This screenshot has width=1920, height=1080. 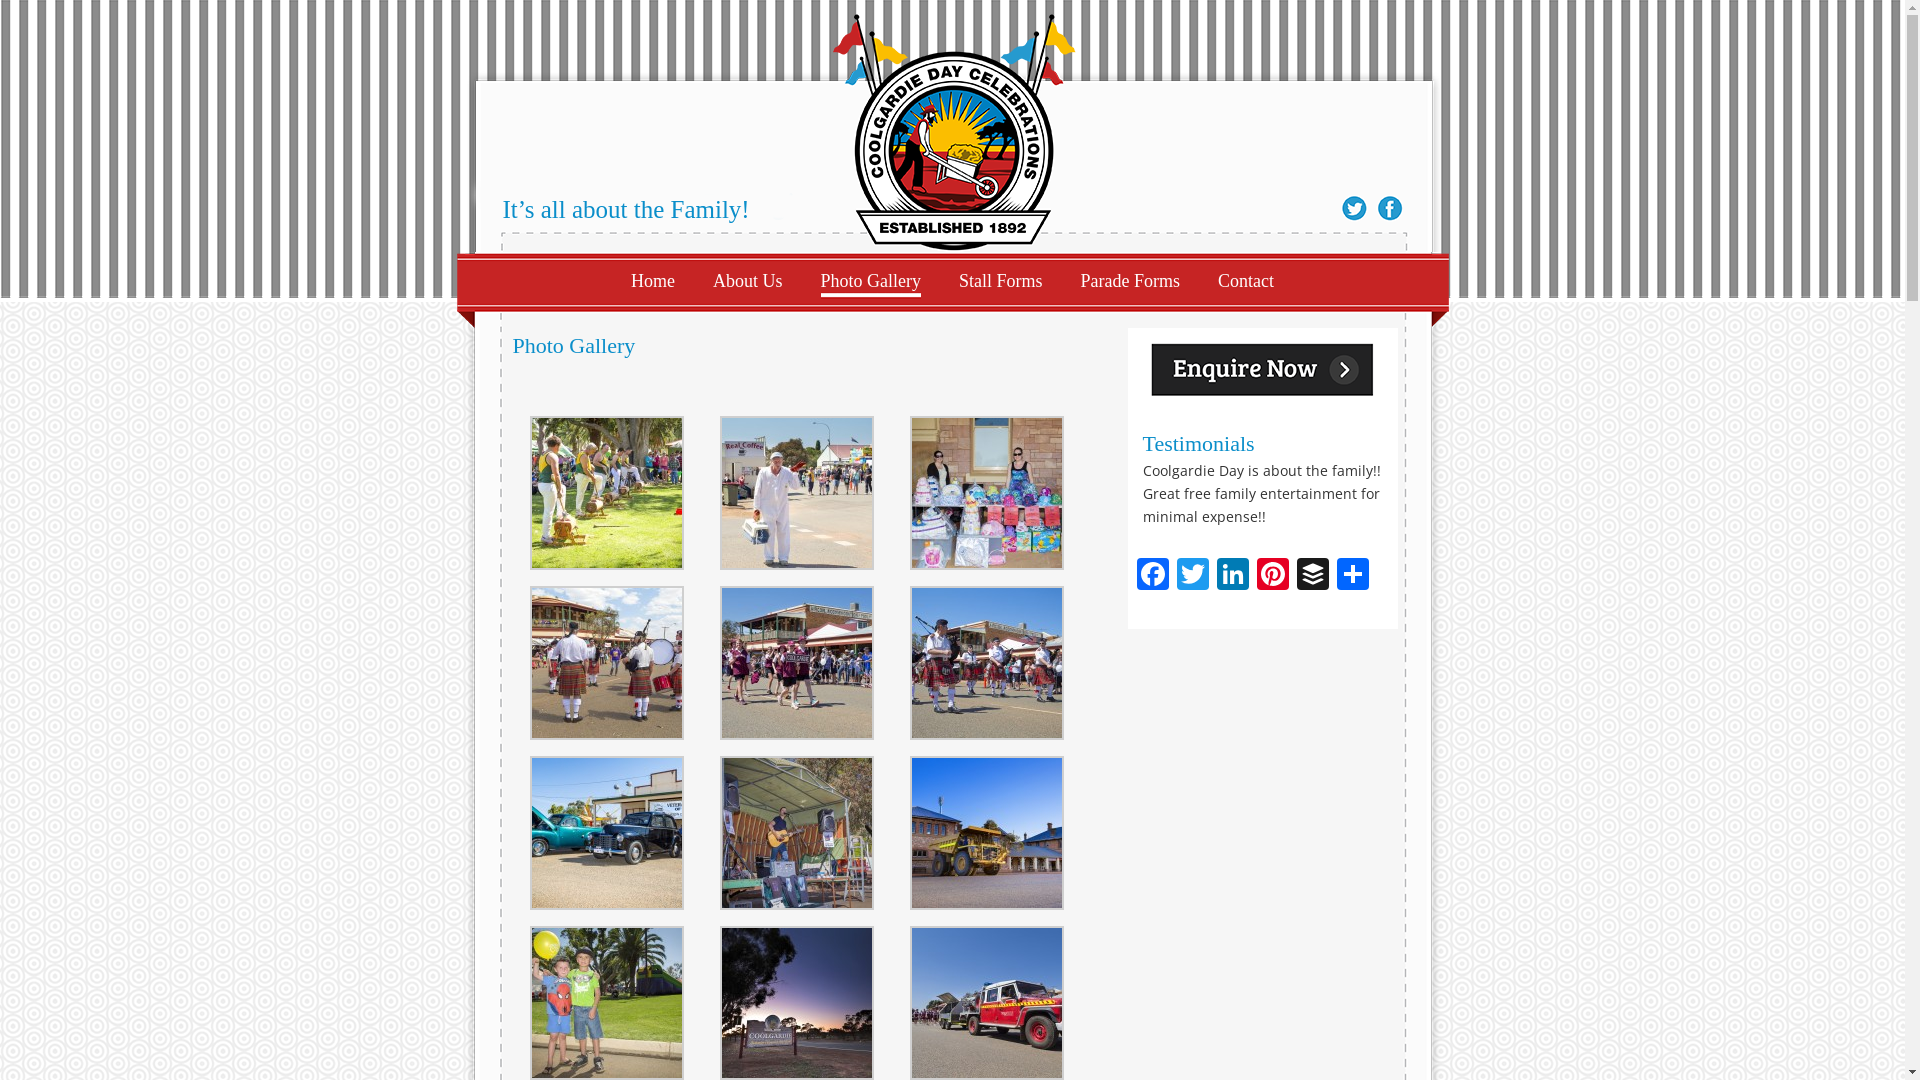 What do you see at coordinates (652, 281) in the screenshot?
I see `'Home'` at bounding box center [652, 281].